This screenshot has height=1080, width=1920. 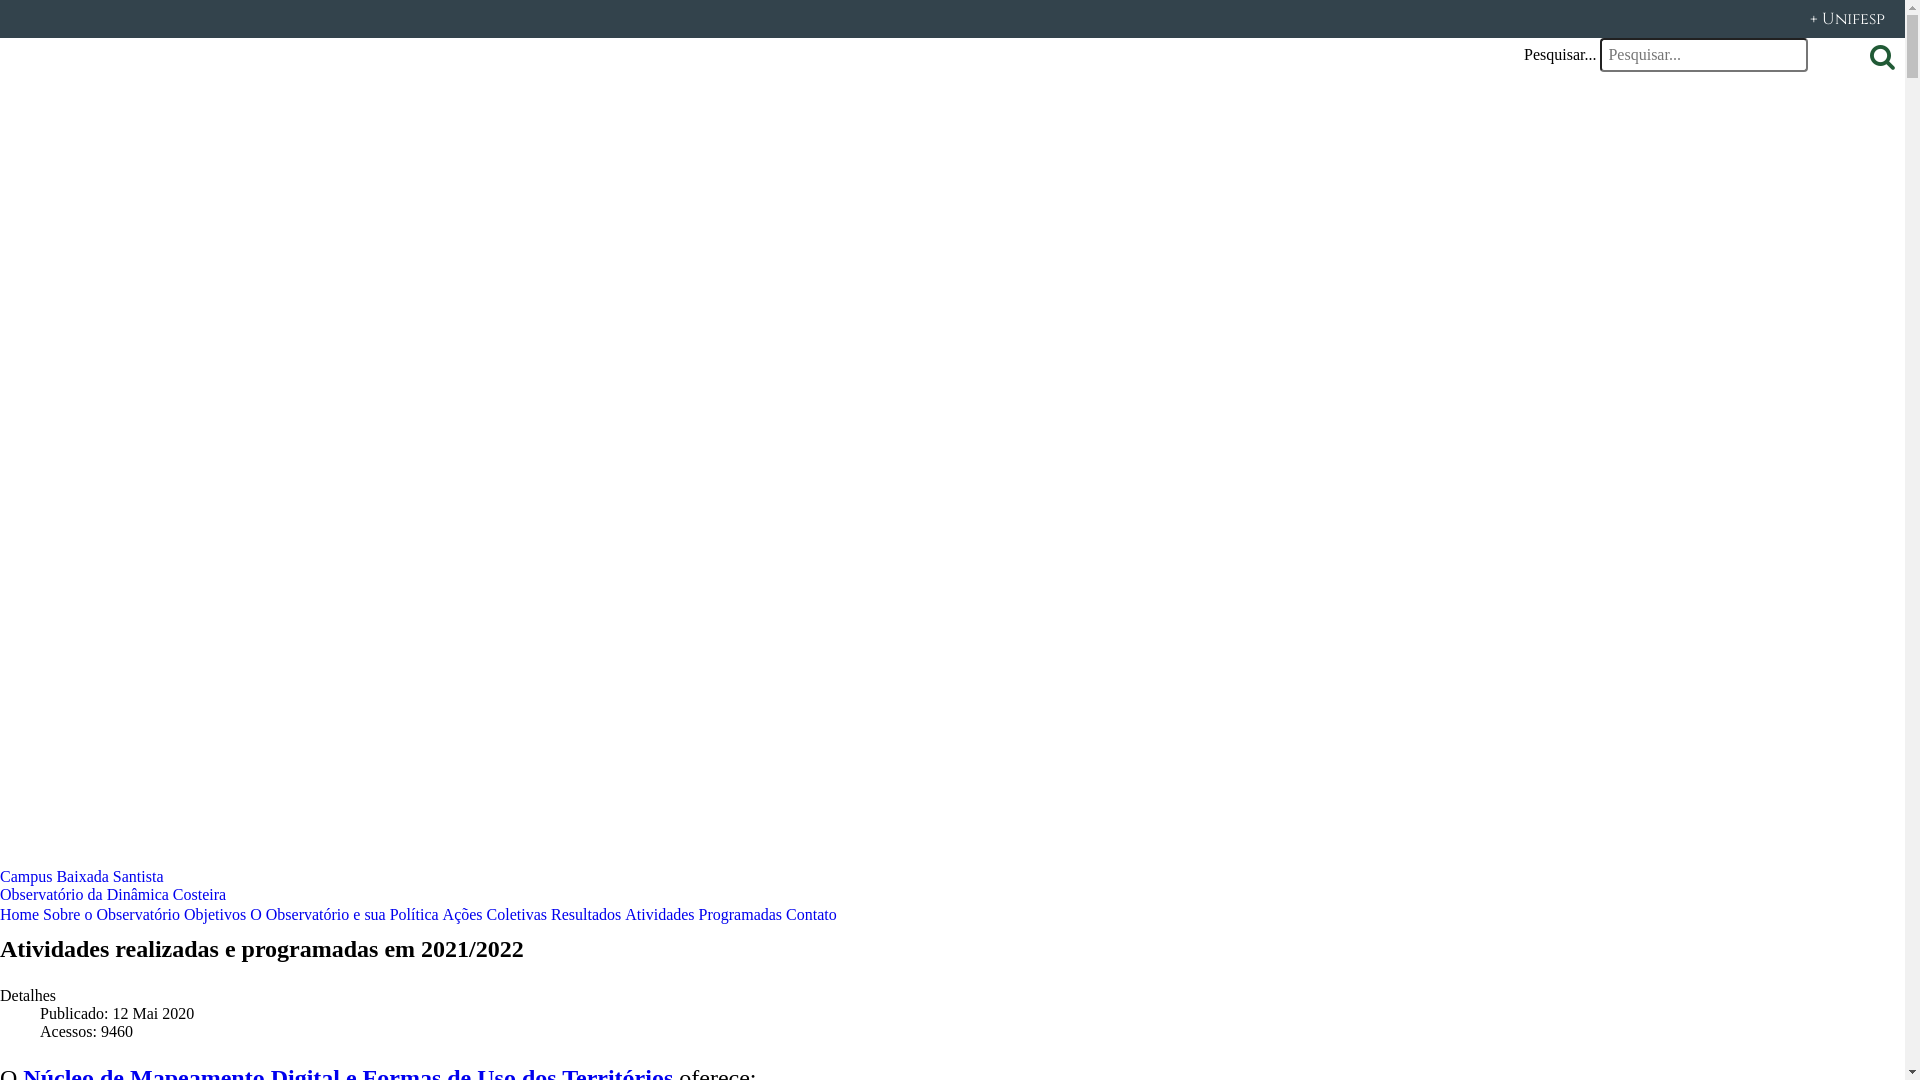 I want to click on 'Home', so click(x=19, y=913).